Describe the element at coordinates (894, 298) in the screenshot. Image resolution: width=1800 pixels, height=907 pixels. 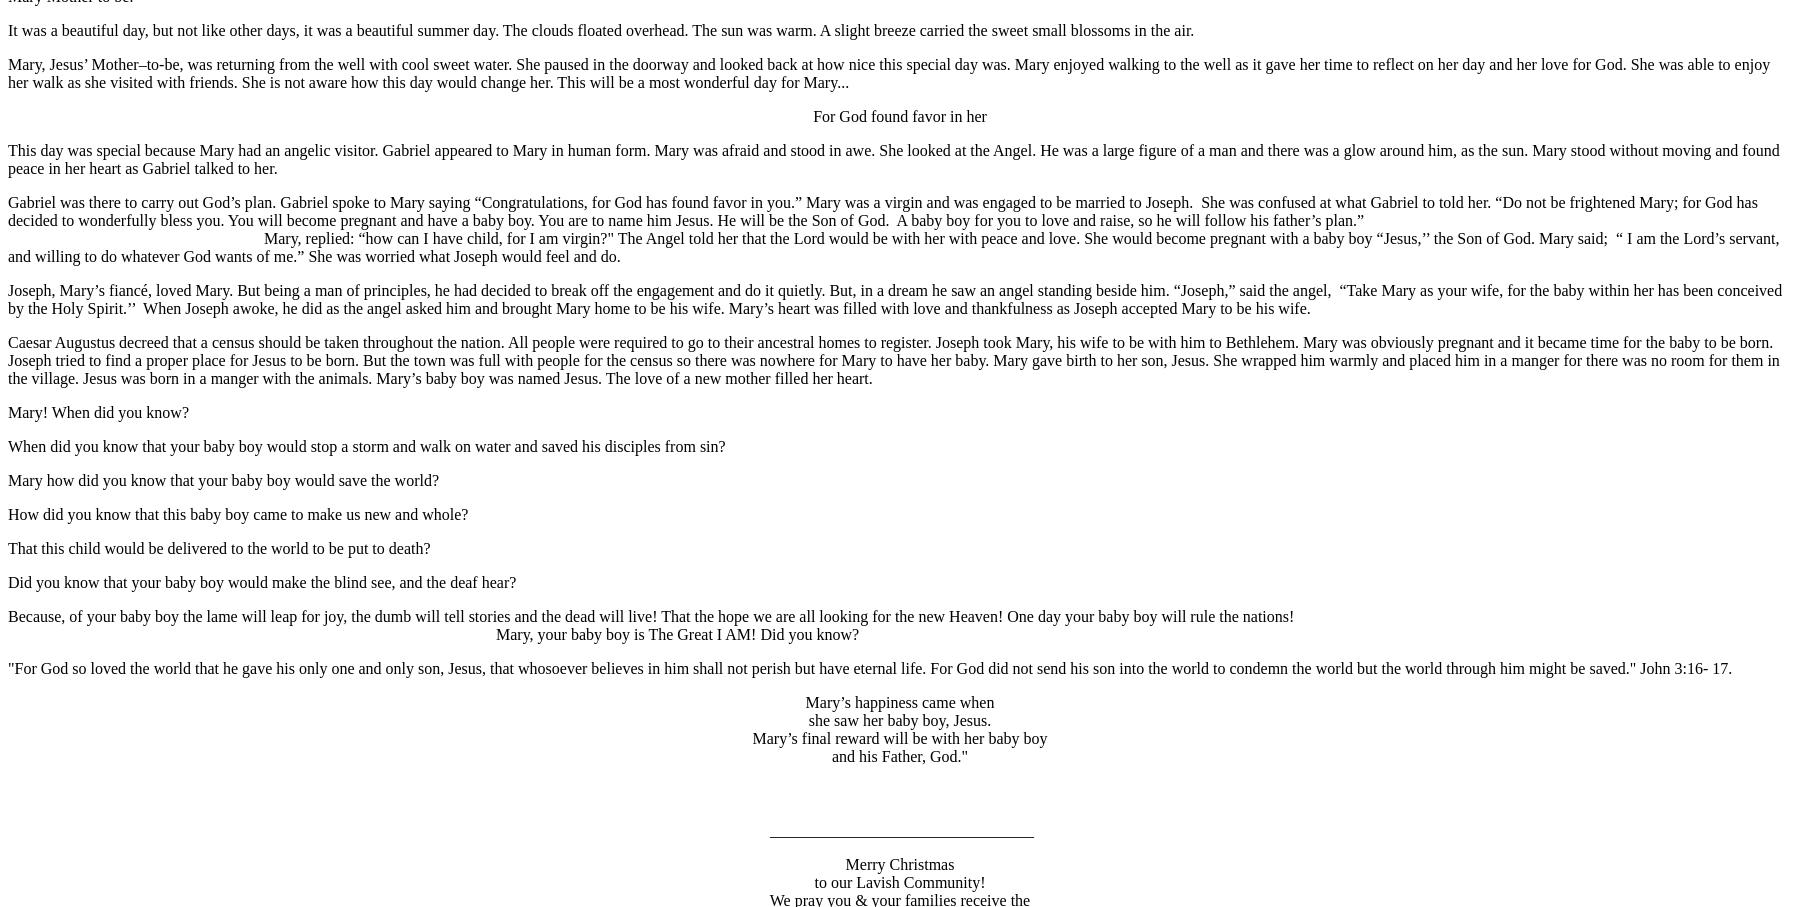
I see `'Joseph, Mary’s fiancé, loved Mary. But being a man of principles, he had decided to break off the engagement and do it quietly. But, in a dream he saw an angel standing beside him. “Joseph,” said the angel,  “Take Mary as your wife, for the baby within her has been conceived by the Holy Spirit.’’  When Joseph awoke, he did as the angel asked him and brought Mary home to be his wife. Mary’s heart was filled with love and thankfulness as Joseph accepted Mary to be his wife.'` at that location.